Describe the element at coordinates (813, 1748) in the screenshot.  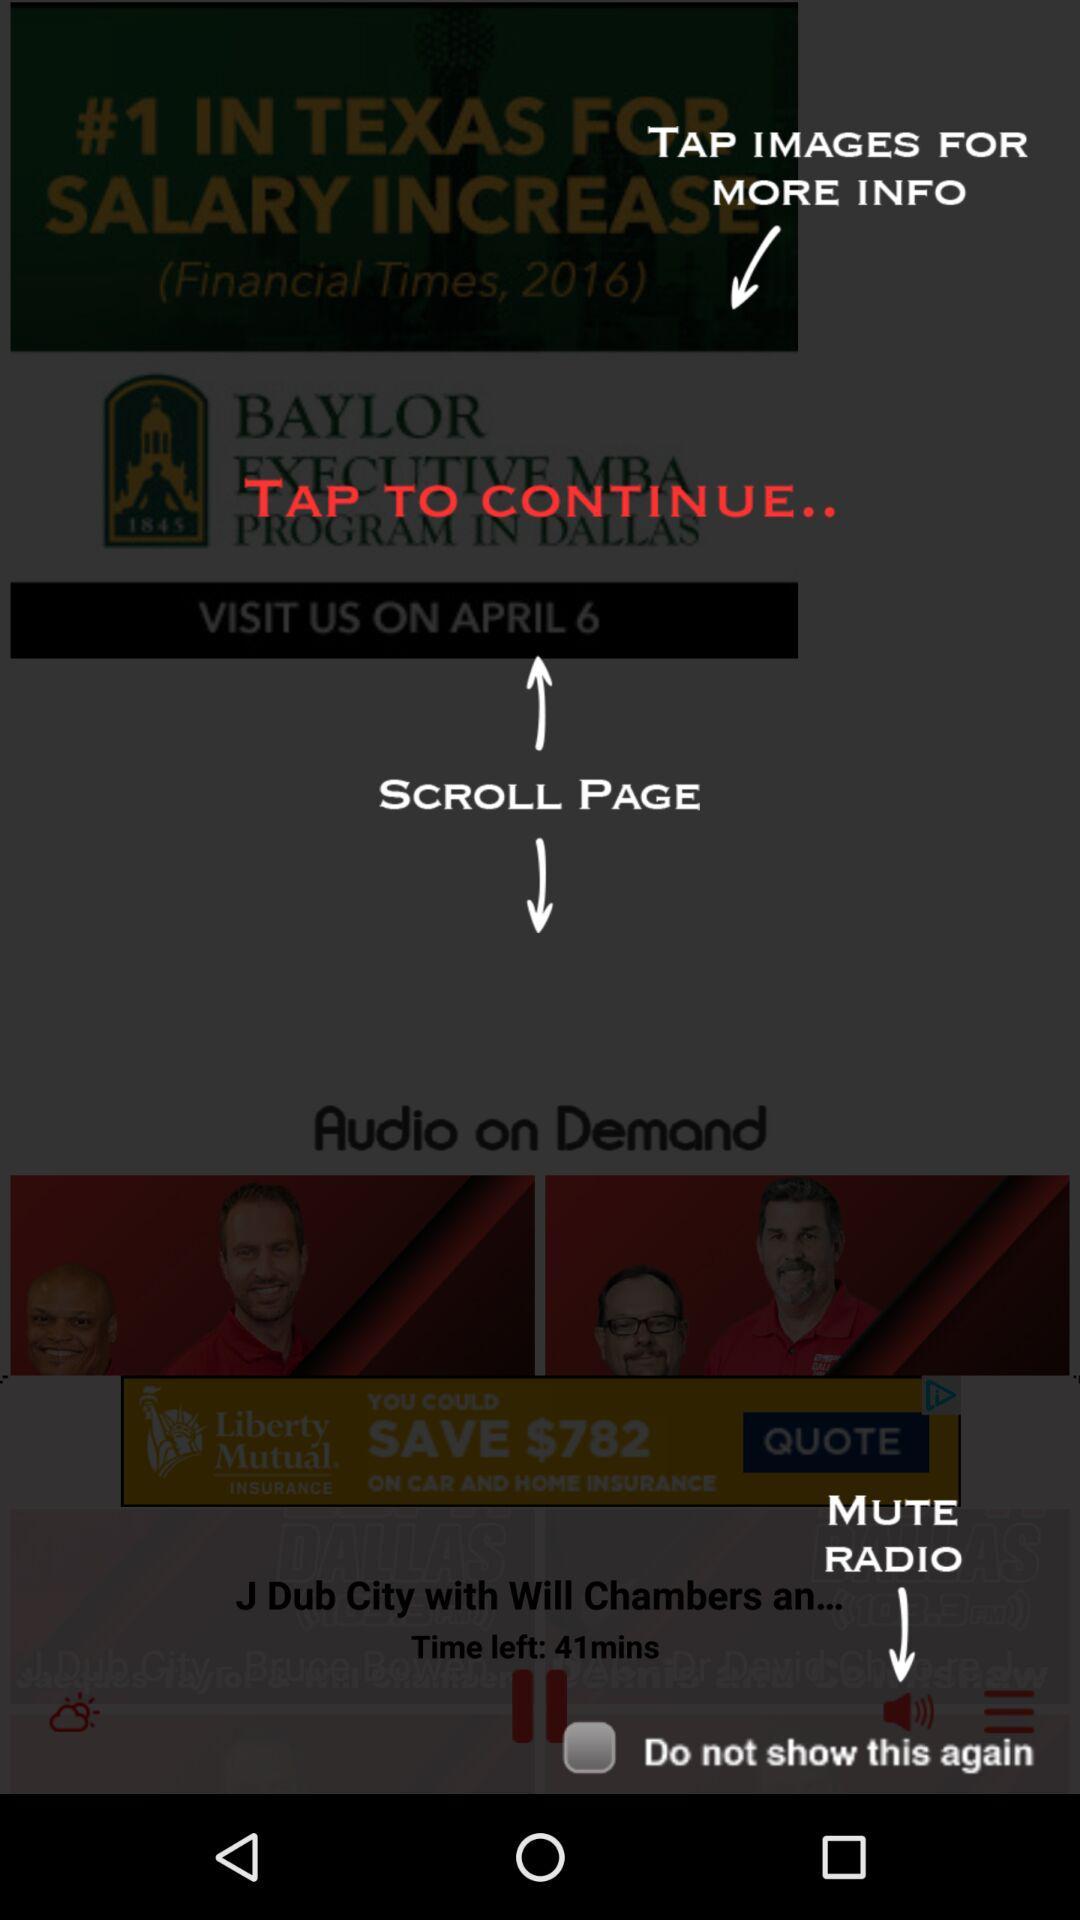
I see `the button which is showing the down arrow in the last` at that location.